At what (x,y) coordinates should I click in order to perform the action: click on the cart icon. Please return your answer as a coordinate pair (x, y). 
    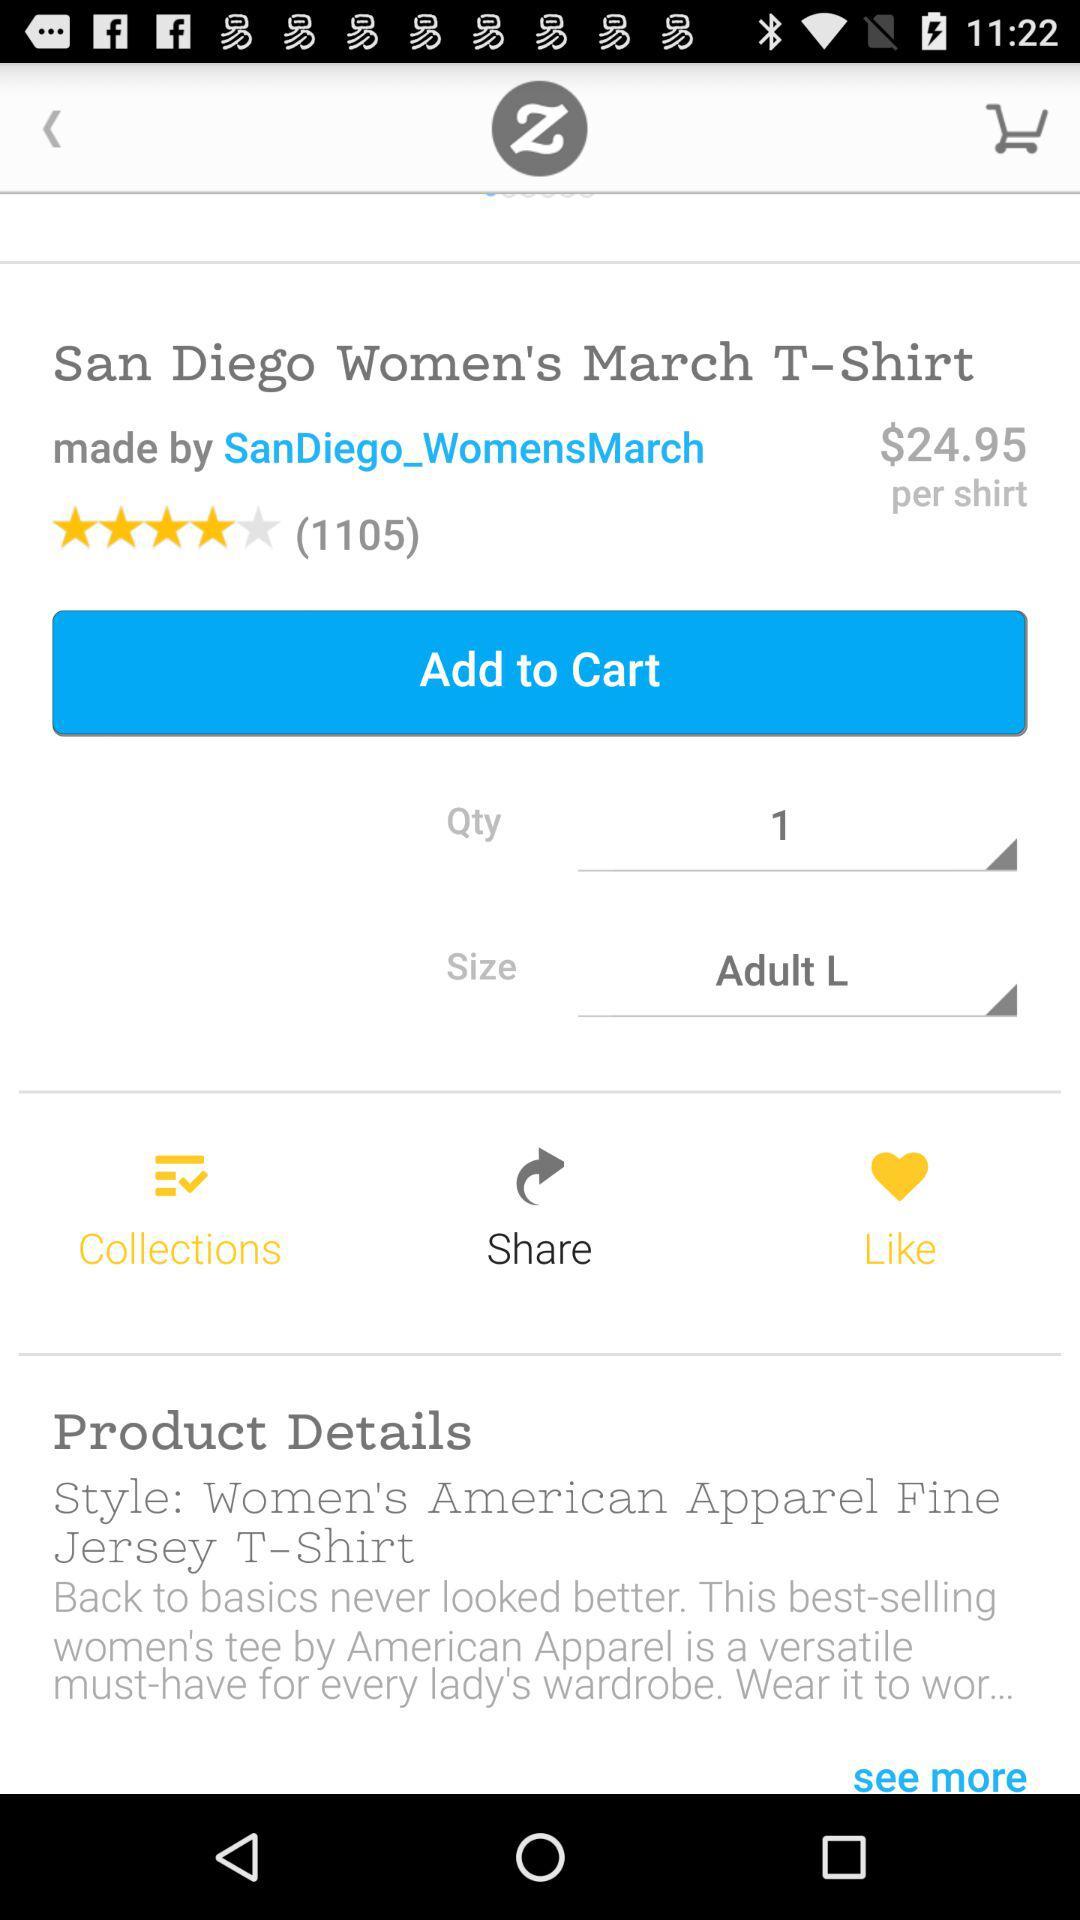
    Looking at the image, I should click on (1017, 136).